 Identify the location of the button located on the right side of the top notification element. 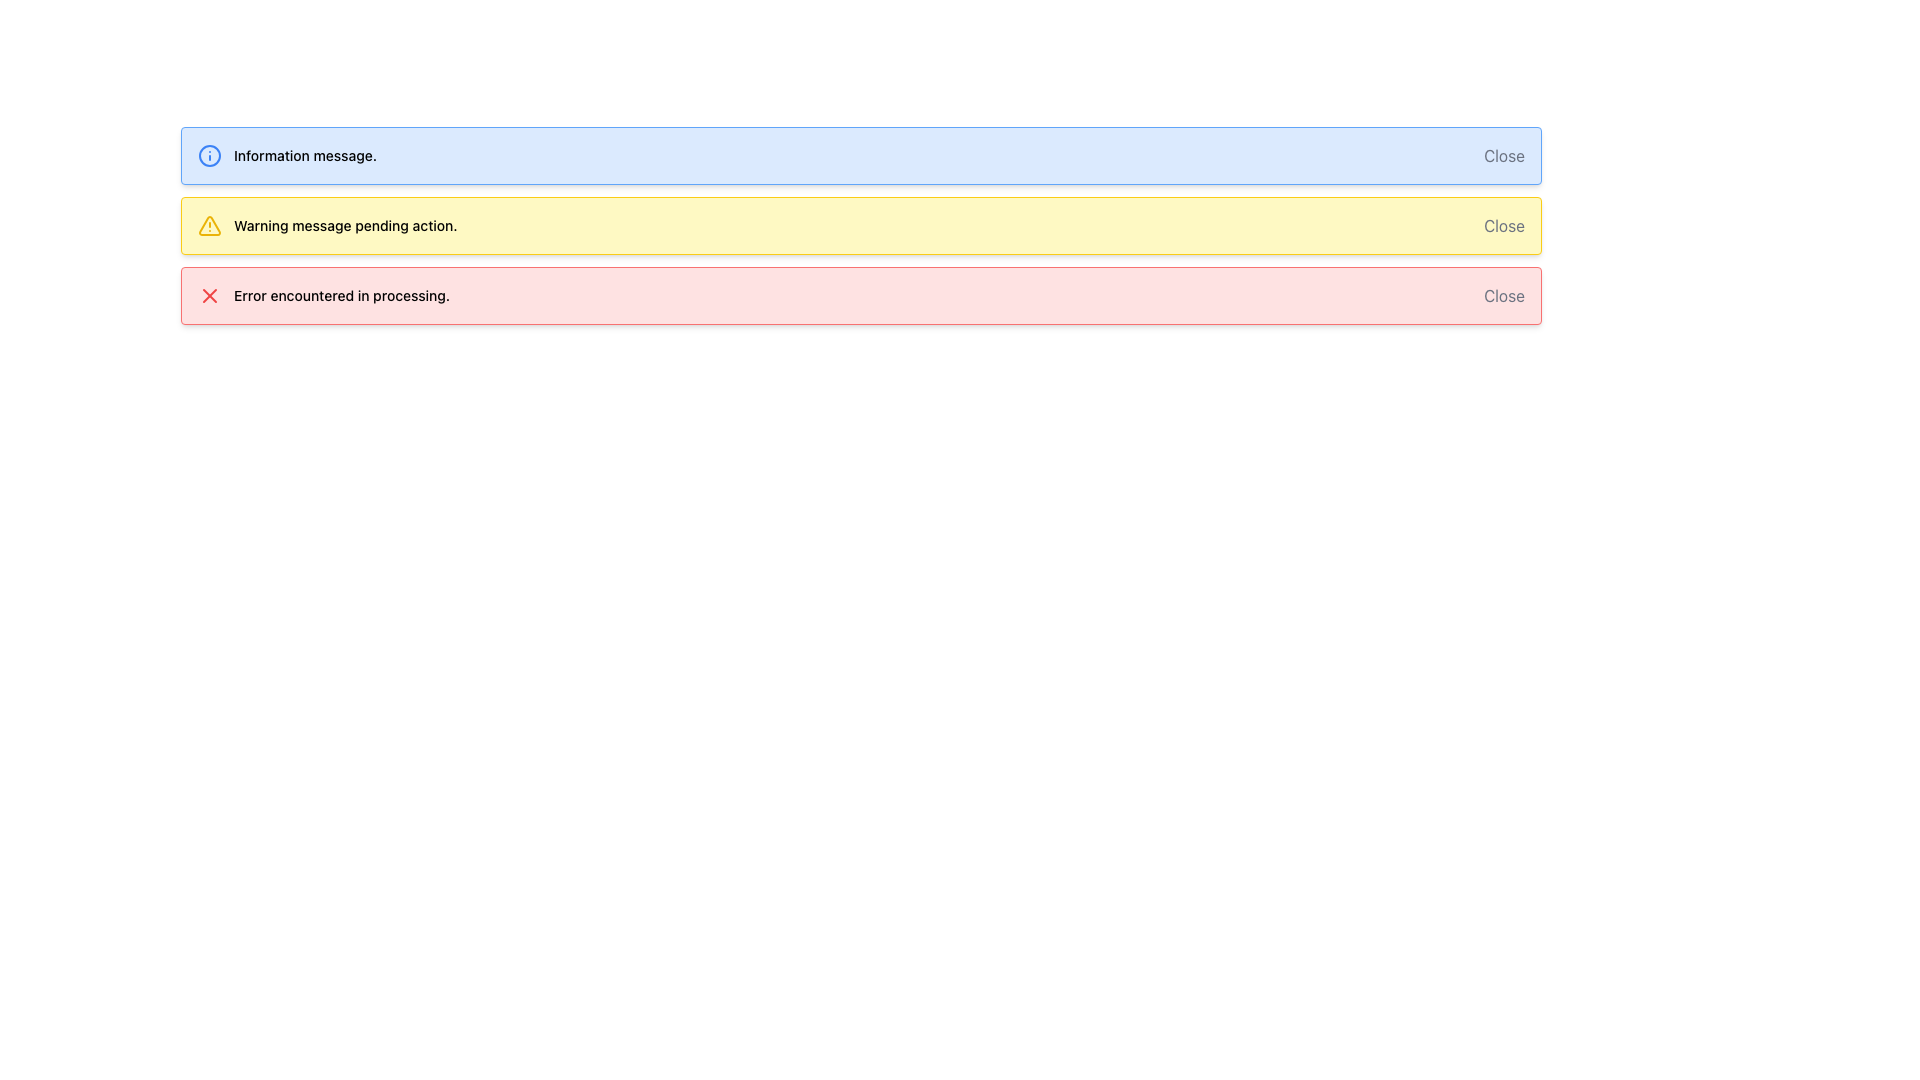
(1504, 154).